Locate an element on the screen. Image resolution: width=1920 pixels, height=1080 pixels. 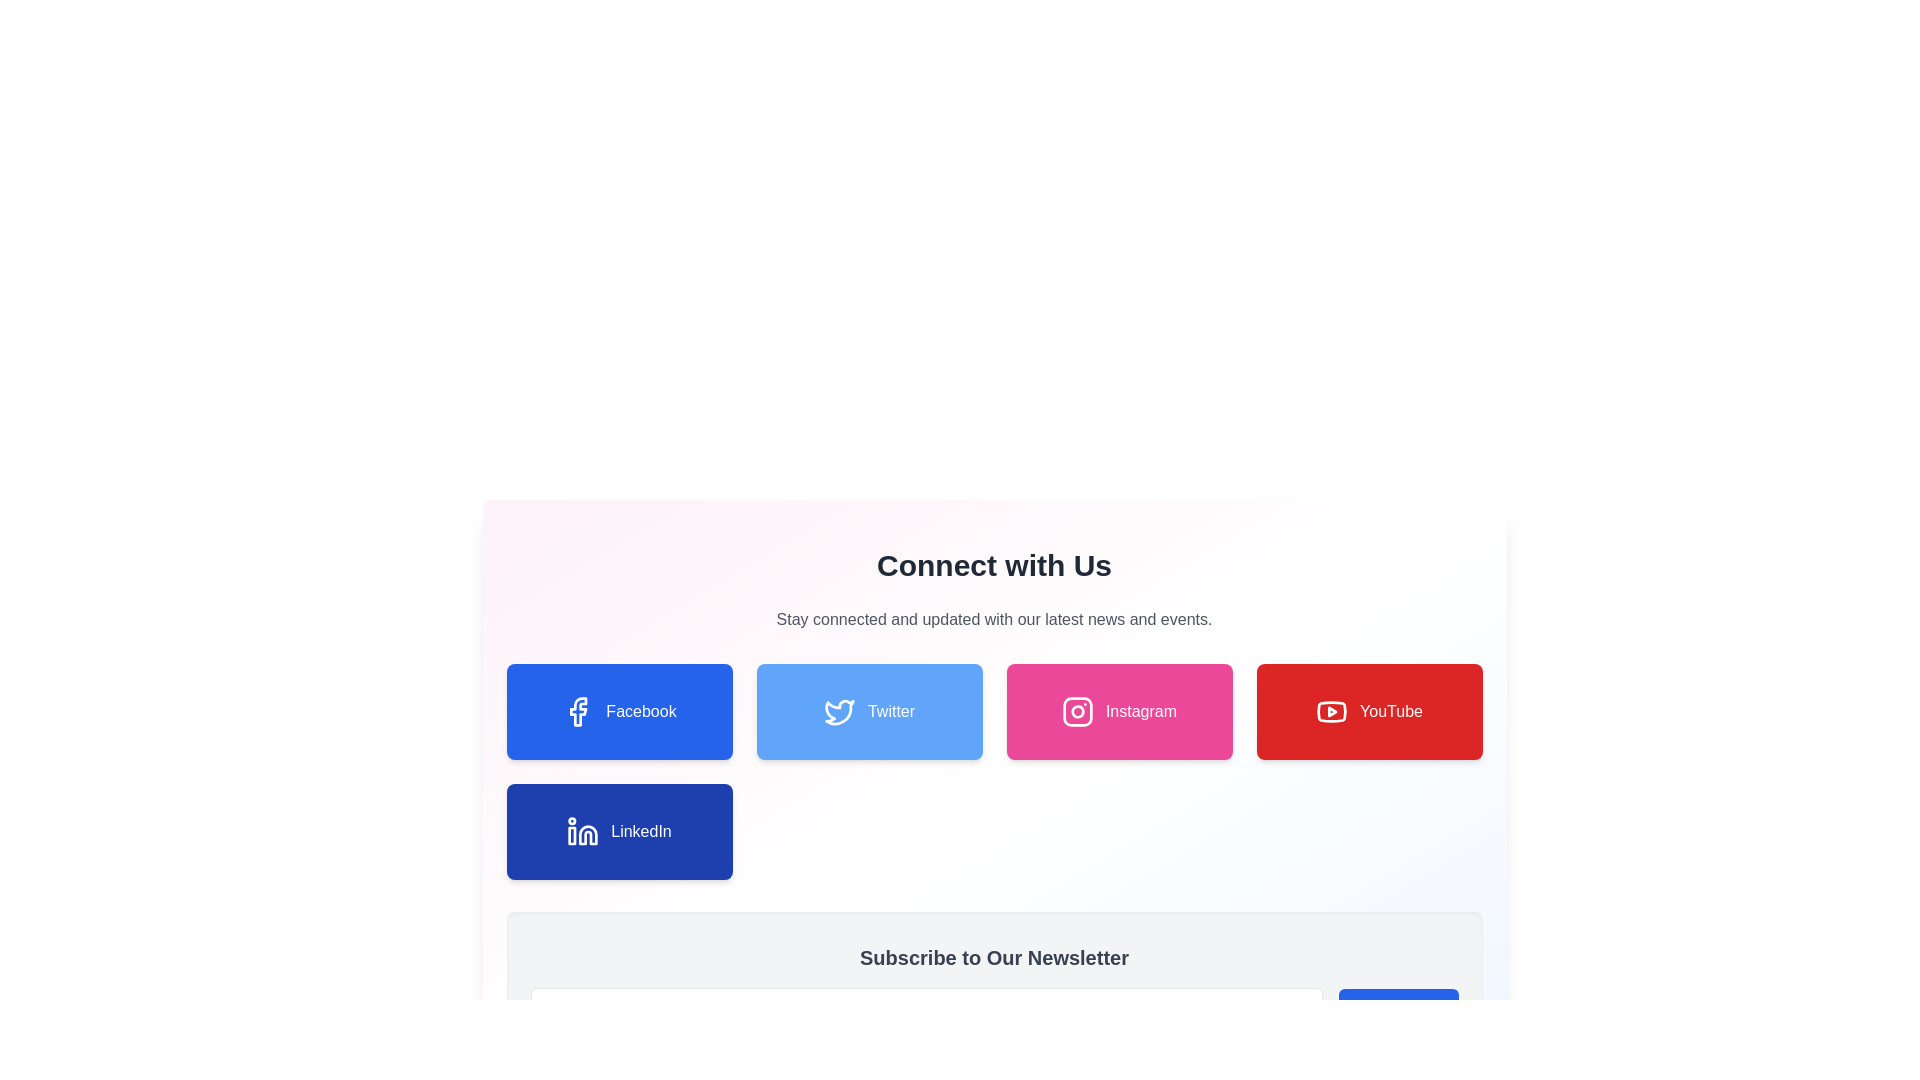
the Twitter icon within the button labeled 'Twitter' is located at coordinates (840, 711).